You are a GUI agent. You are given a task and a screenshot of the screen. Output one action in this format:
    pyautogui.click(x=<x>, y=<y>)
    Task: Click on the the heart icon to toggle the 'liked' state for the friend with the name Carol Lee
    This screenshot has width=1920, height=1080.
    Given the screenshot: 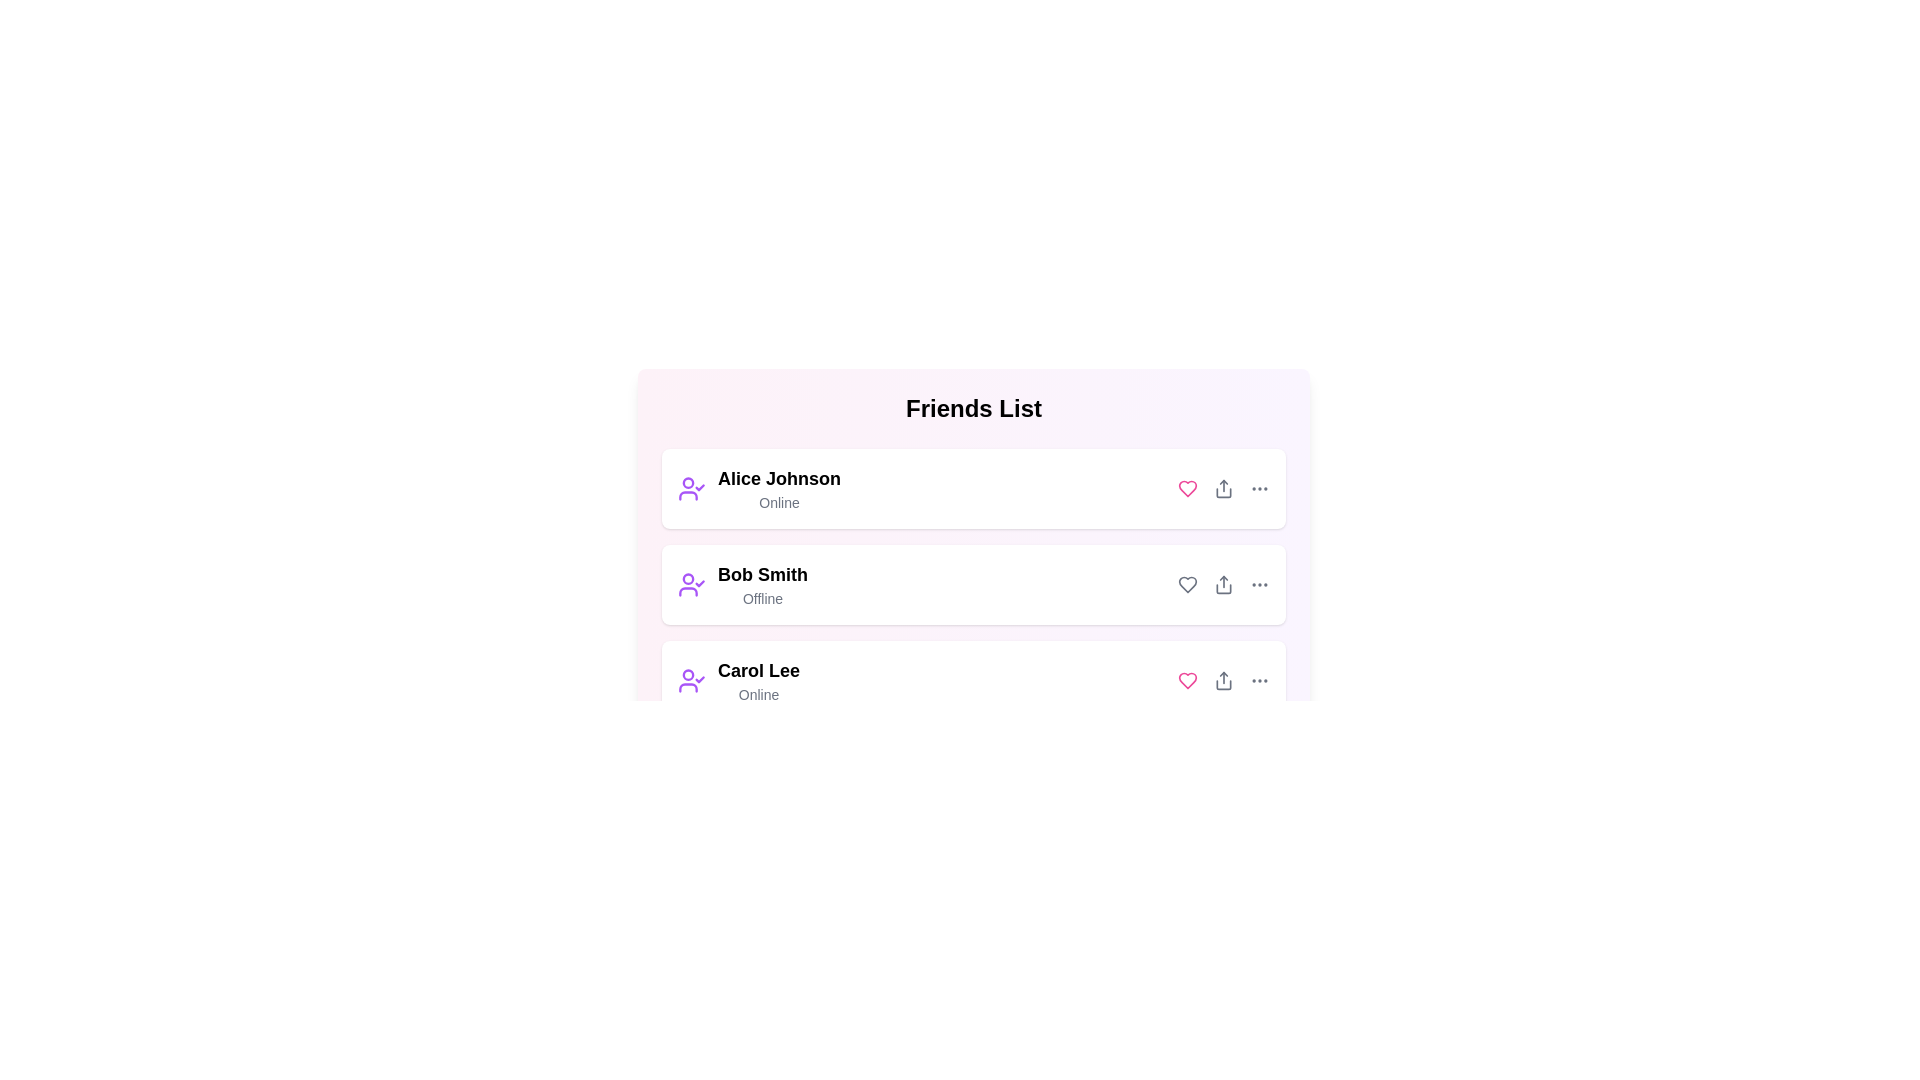 What is the action you would take?
    pyautogui.click(x=1188, y=680)
    